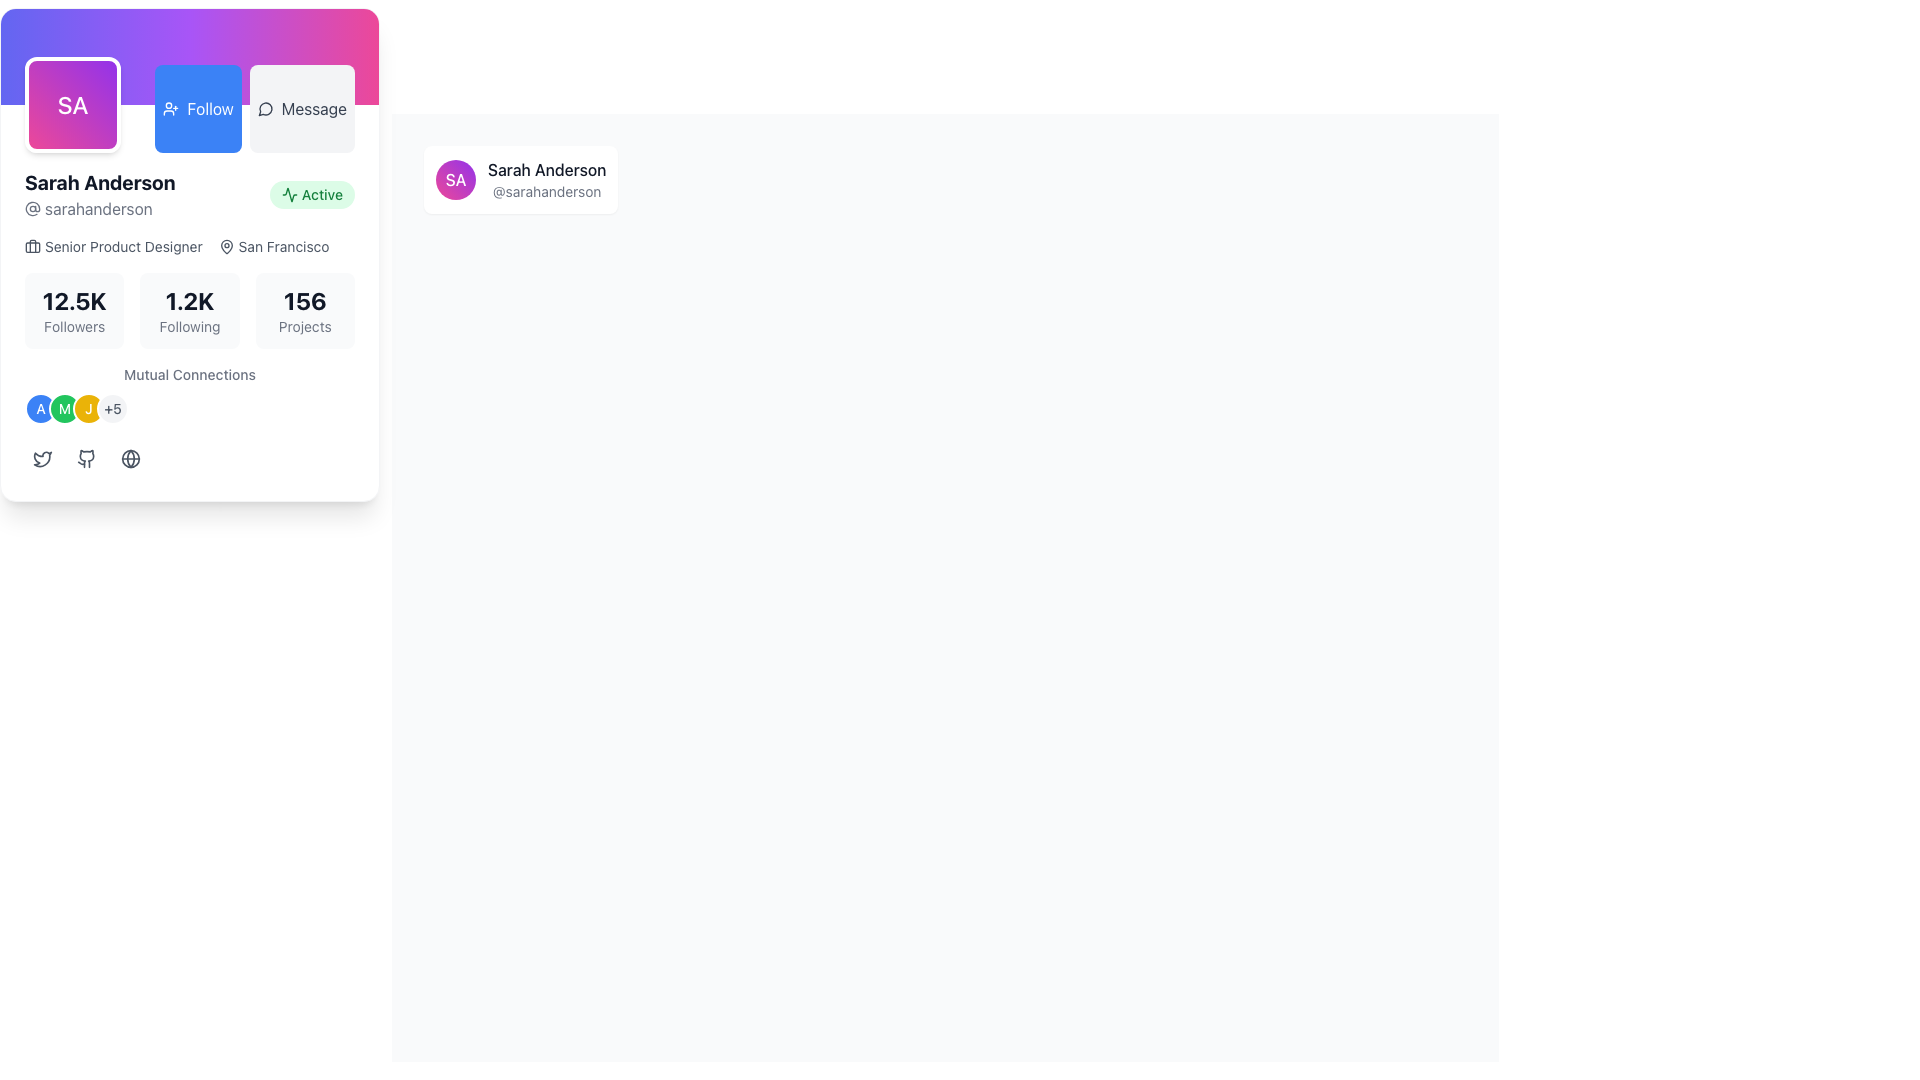 Image resolution: width=1920 pixels, height=1080 pixels. What do you see at coordinates (85, 459) in the screenshot?
I see `the GitHub logo icon located at the center of the bottom left section of the main profile card` at bounding box center [85, 459].